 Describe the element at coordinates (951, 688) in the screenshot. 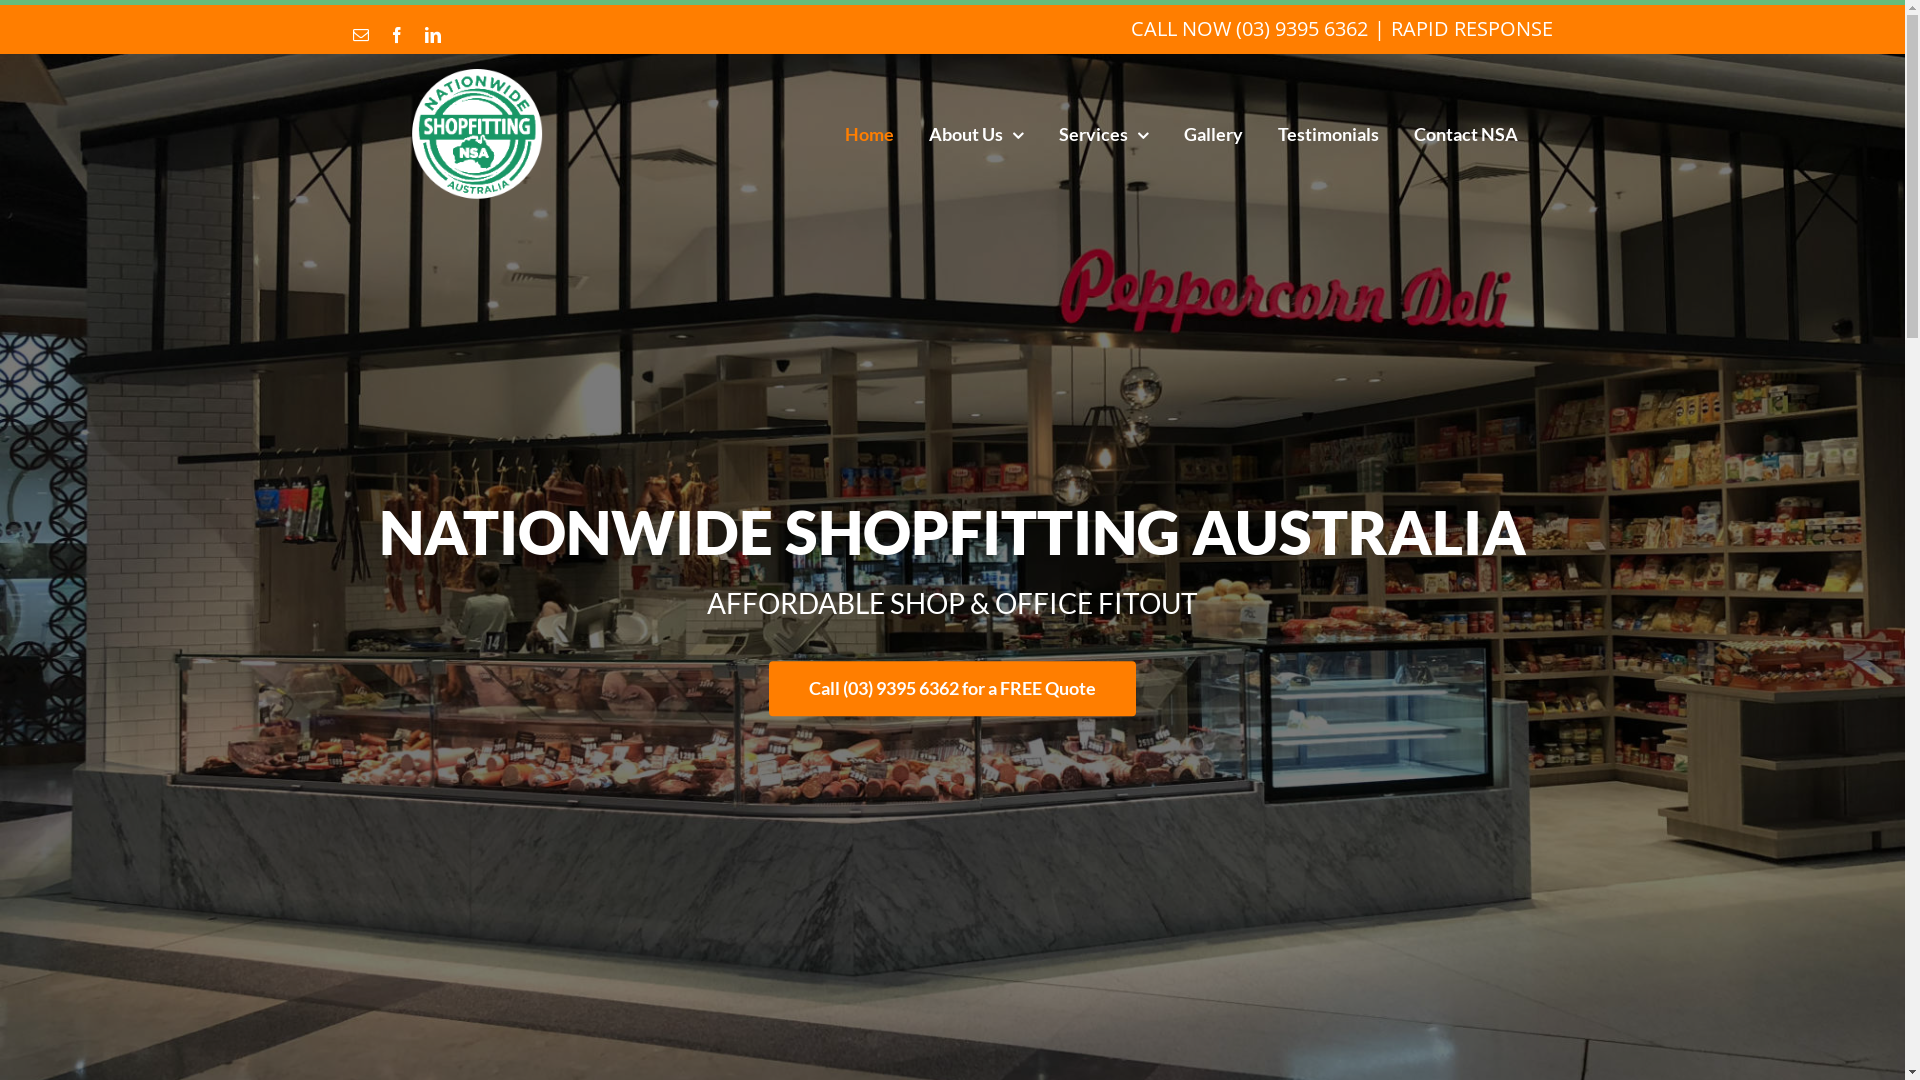

I see `'Call (03) 9395 6362 for a FREE Quote'` at that location.